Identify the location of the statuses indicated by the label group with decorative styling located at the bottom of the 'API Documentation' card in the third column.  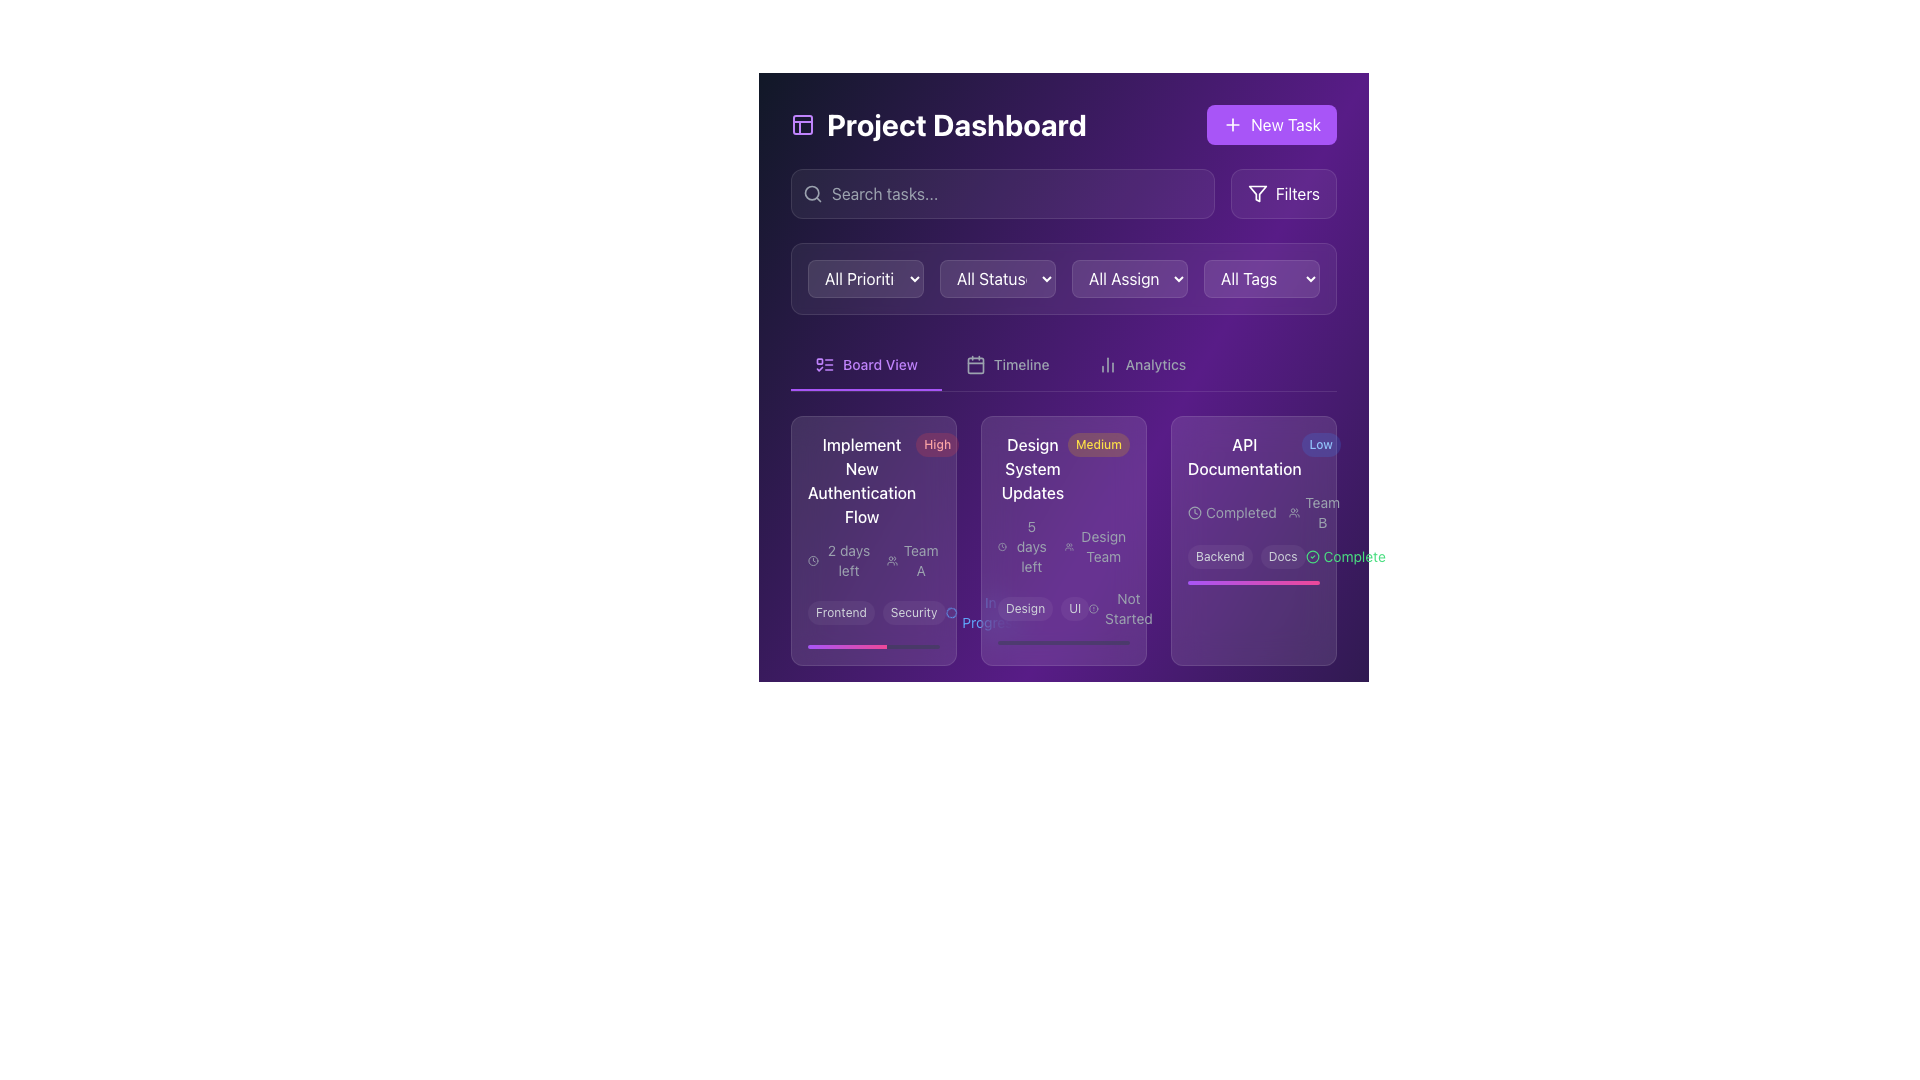
(1252, 556).